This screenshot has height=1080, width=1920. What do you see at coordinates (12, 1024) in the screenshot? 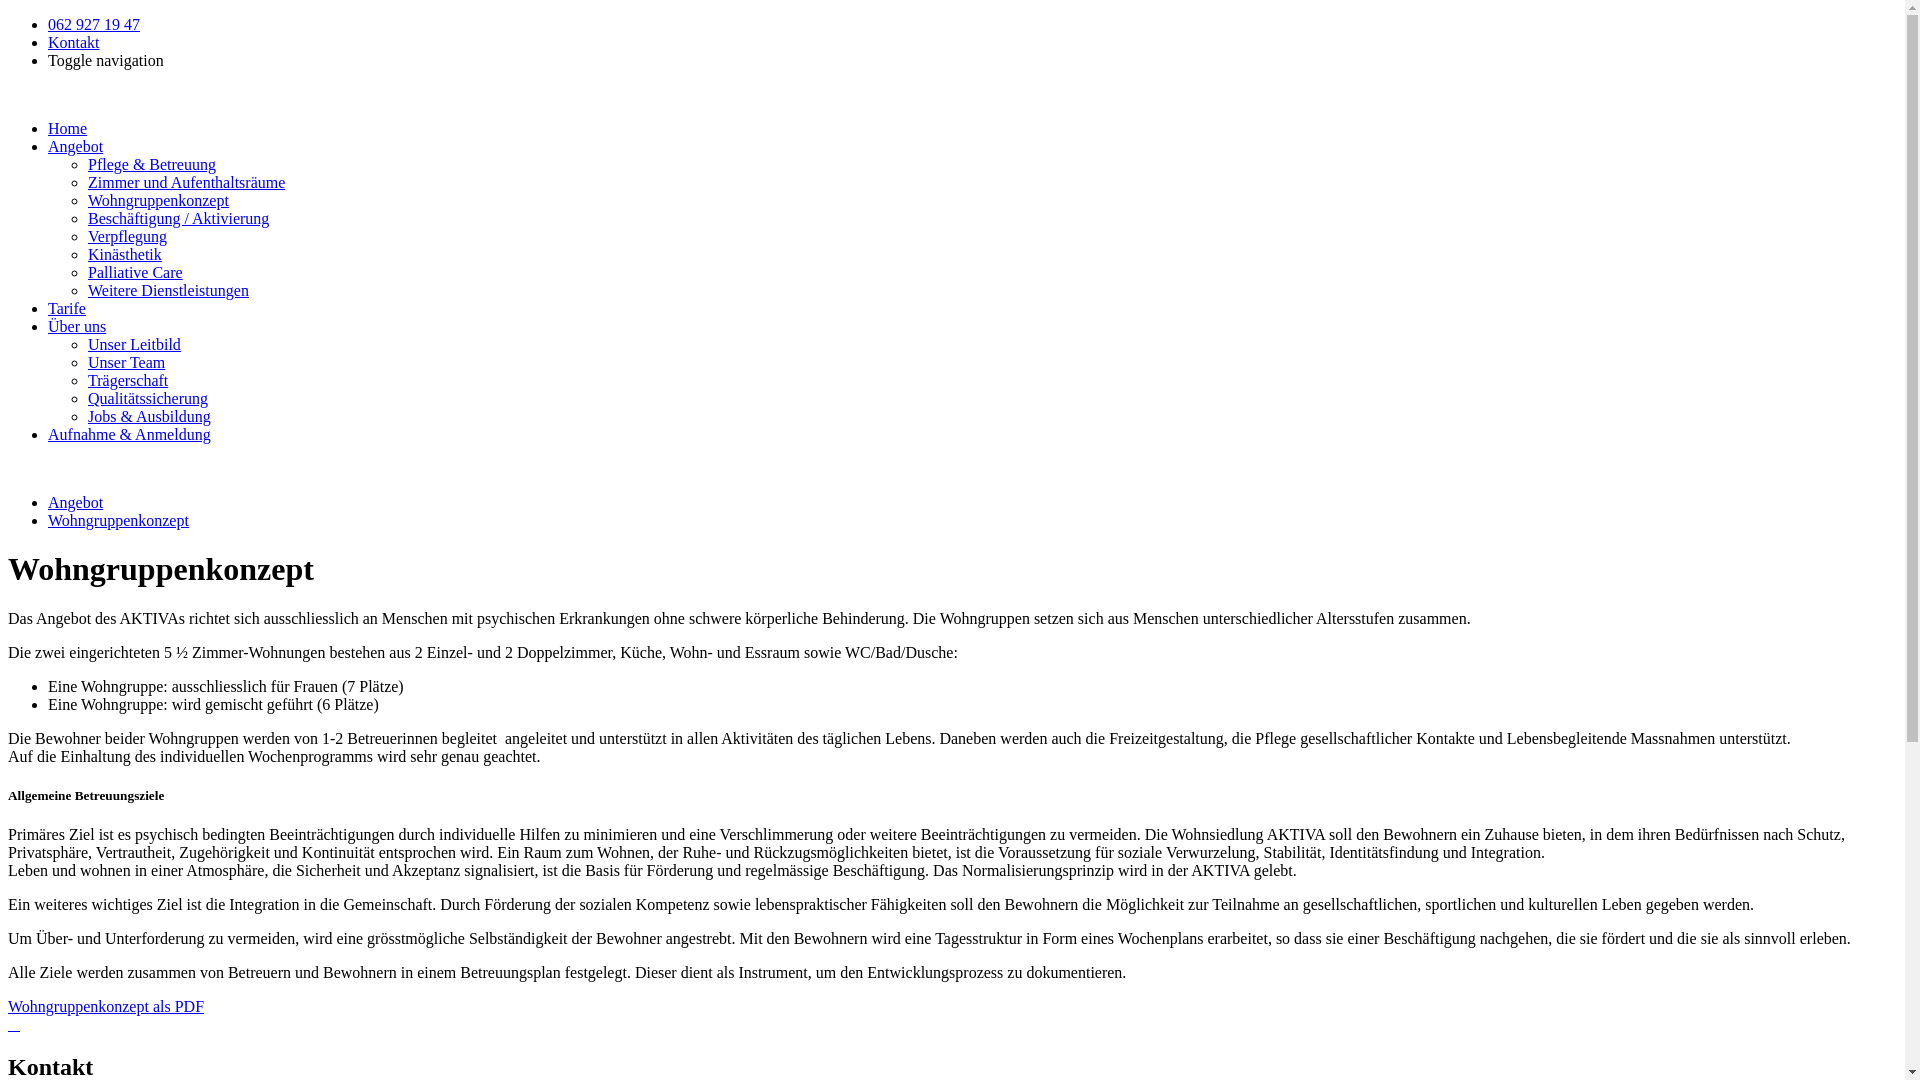
I see `'WG1 (3).JPG'` at bounding box center [12, 1024].